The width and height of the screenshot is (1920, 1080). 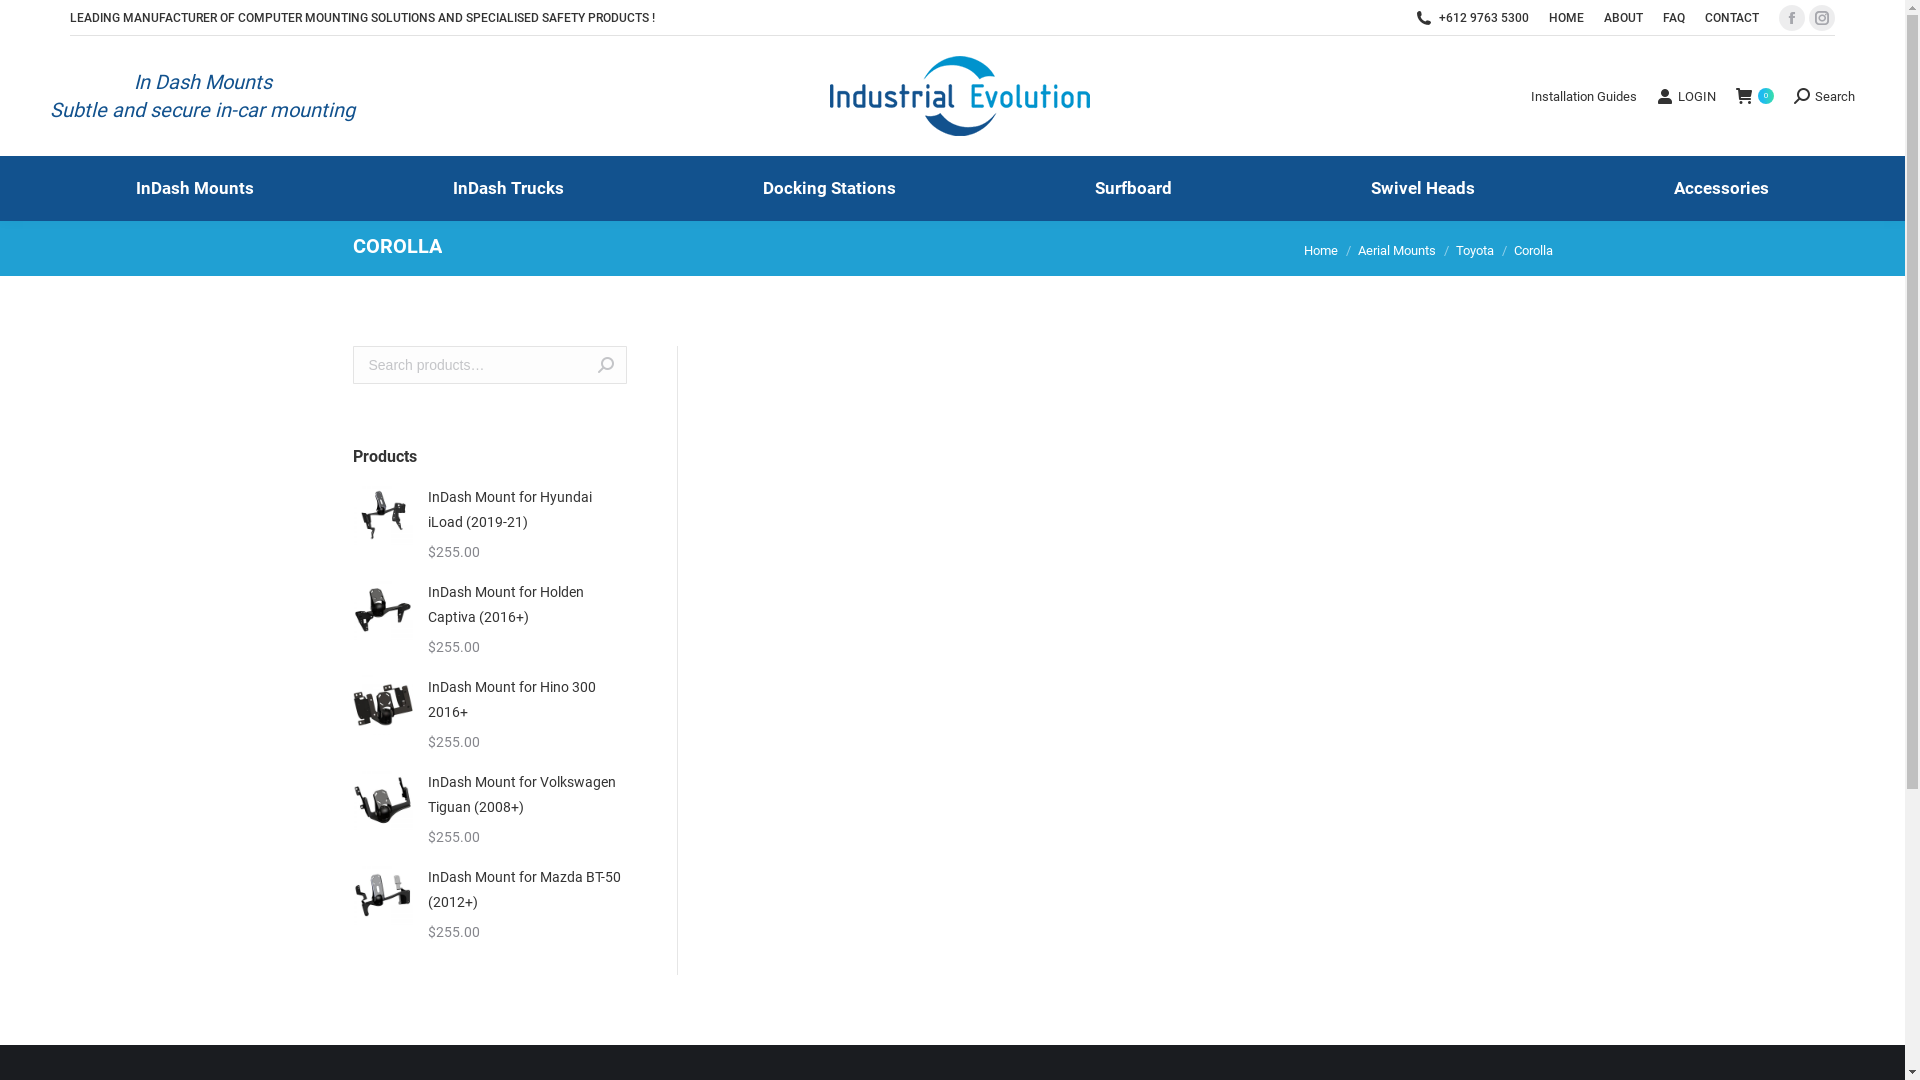 What do you see at coordinates (1422, 188) in the screenshot?
I see `'Swivel Heads'` at bounding box center [1422, 188].